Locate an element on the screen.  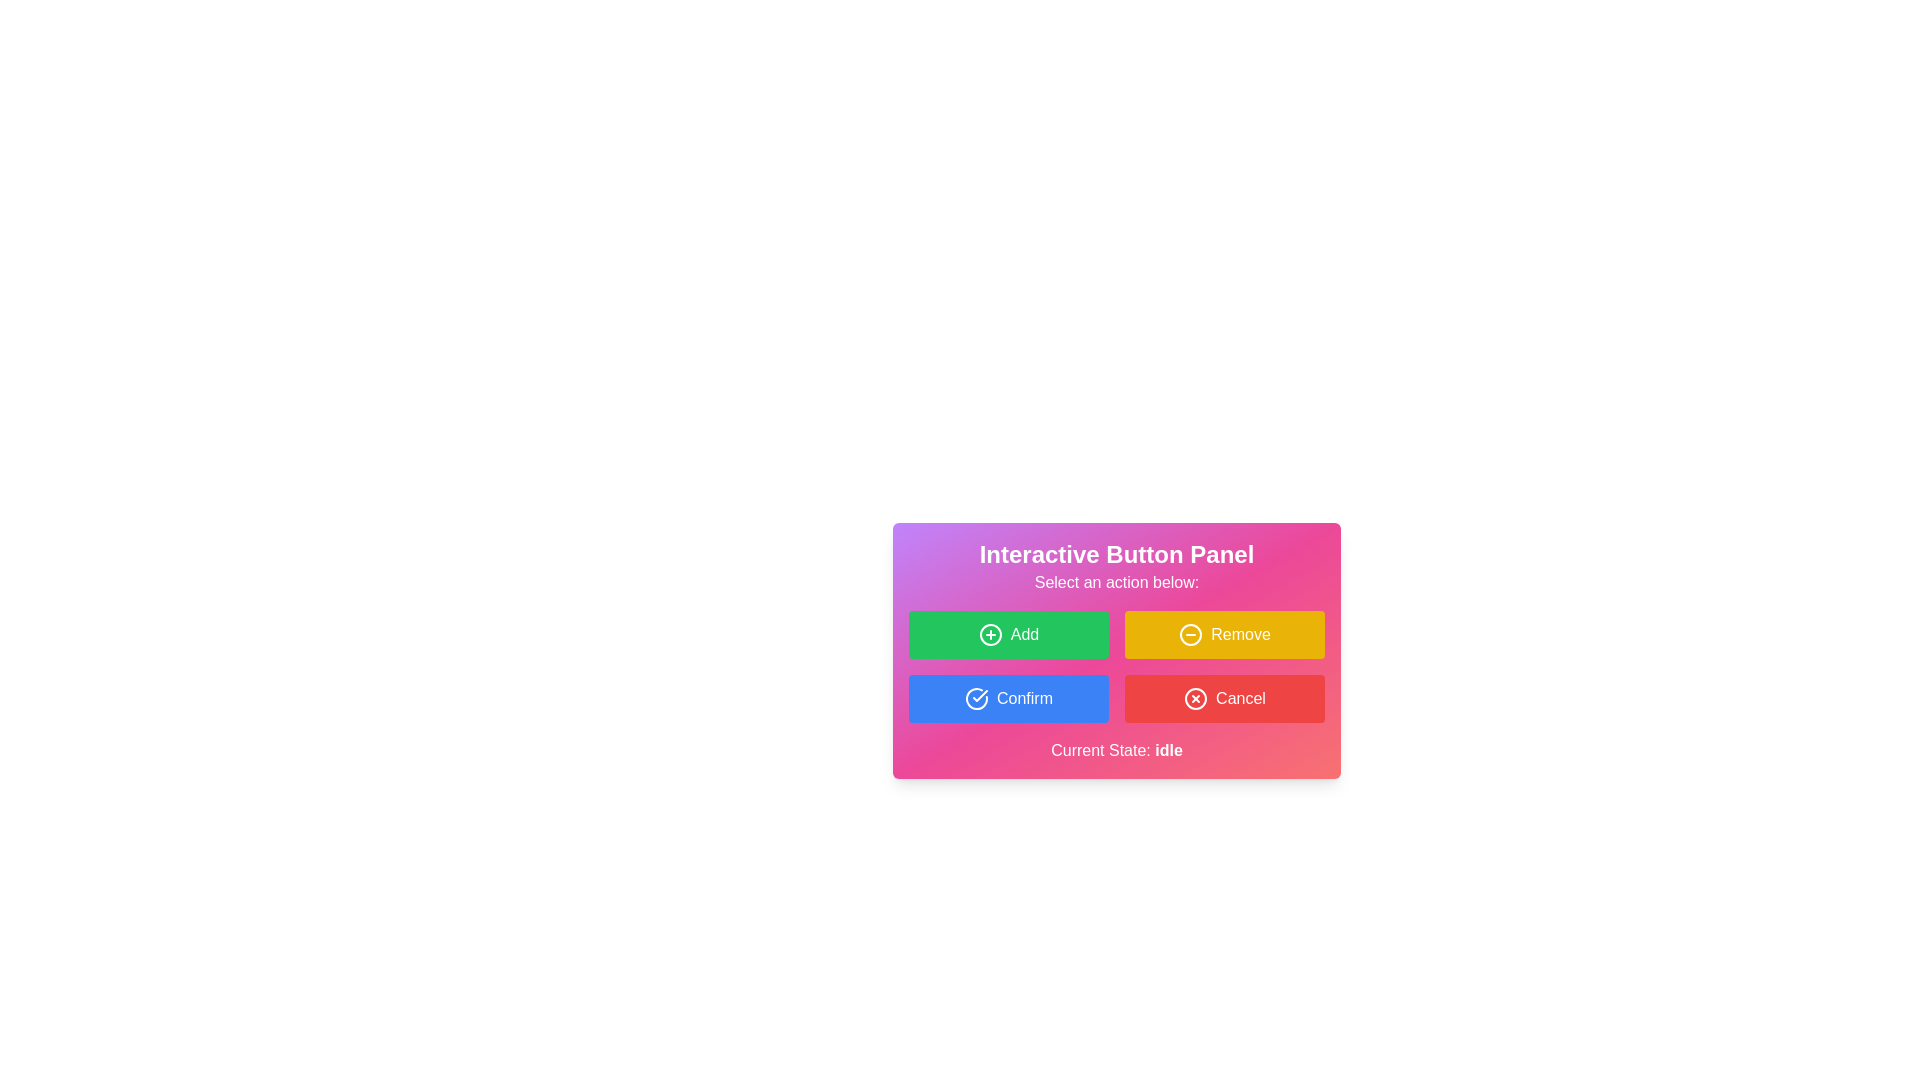
the decorative graphical element within the 'Remove' button located at the top-right side of the four-button panel is located at coordinates (1191, 635).